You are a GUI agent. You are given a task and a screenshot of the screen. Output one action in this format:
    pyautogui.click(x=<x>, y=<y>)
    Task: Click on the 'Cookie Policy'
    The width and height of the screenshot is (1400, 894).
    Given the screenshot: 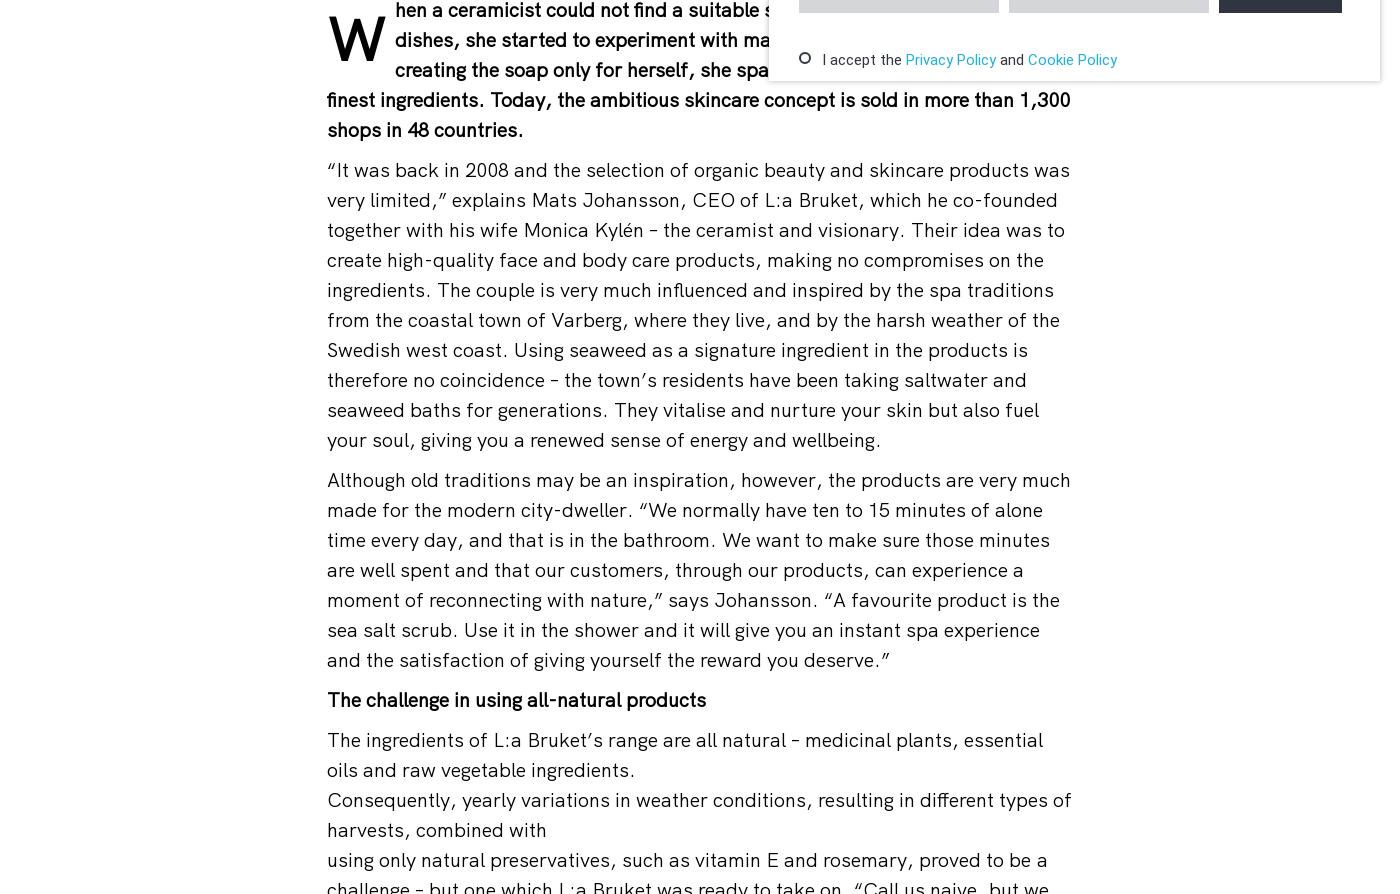 What is the action you would take?
    pyautogui.click(x=1072, y=59)
    